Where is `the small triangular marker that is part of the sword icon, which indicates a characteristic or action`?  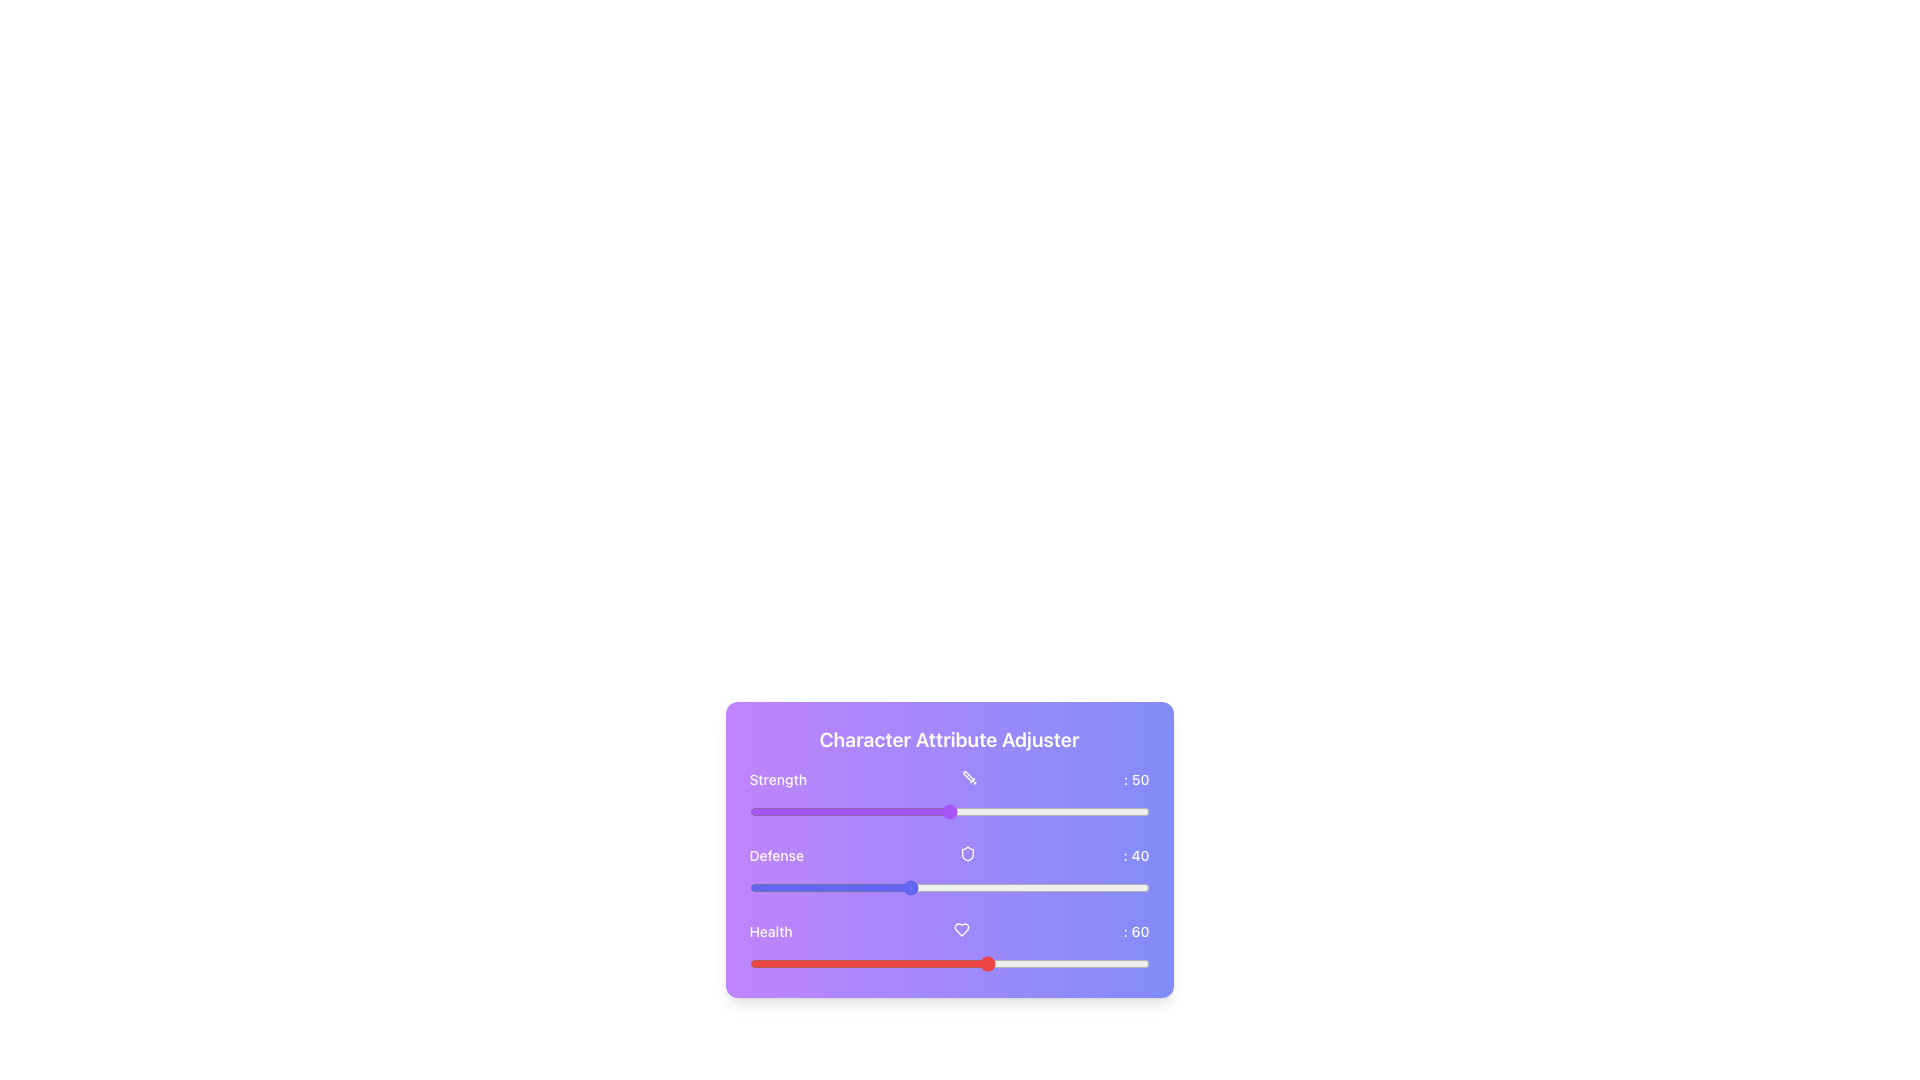 the small triangular marker that is part of the sword icon, which indicates a characteristic or action is located at coordinates (968, 775).